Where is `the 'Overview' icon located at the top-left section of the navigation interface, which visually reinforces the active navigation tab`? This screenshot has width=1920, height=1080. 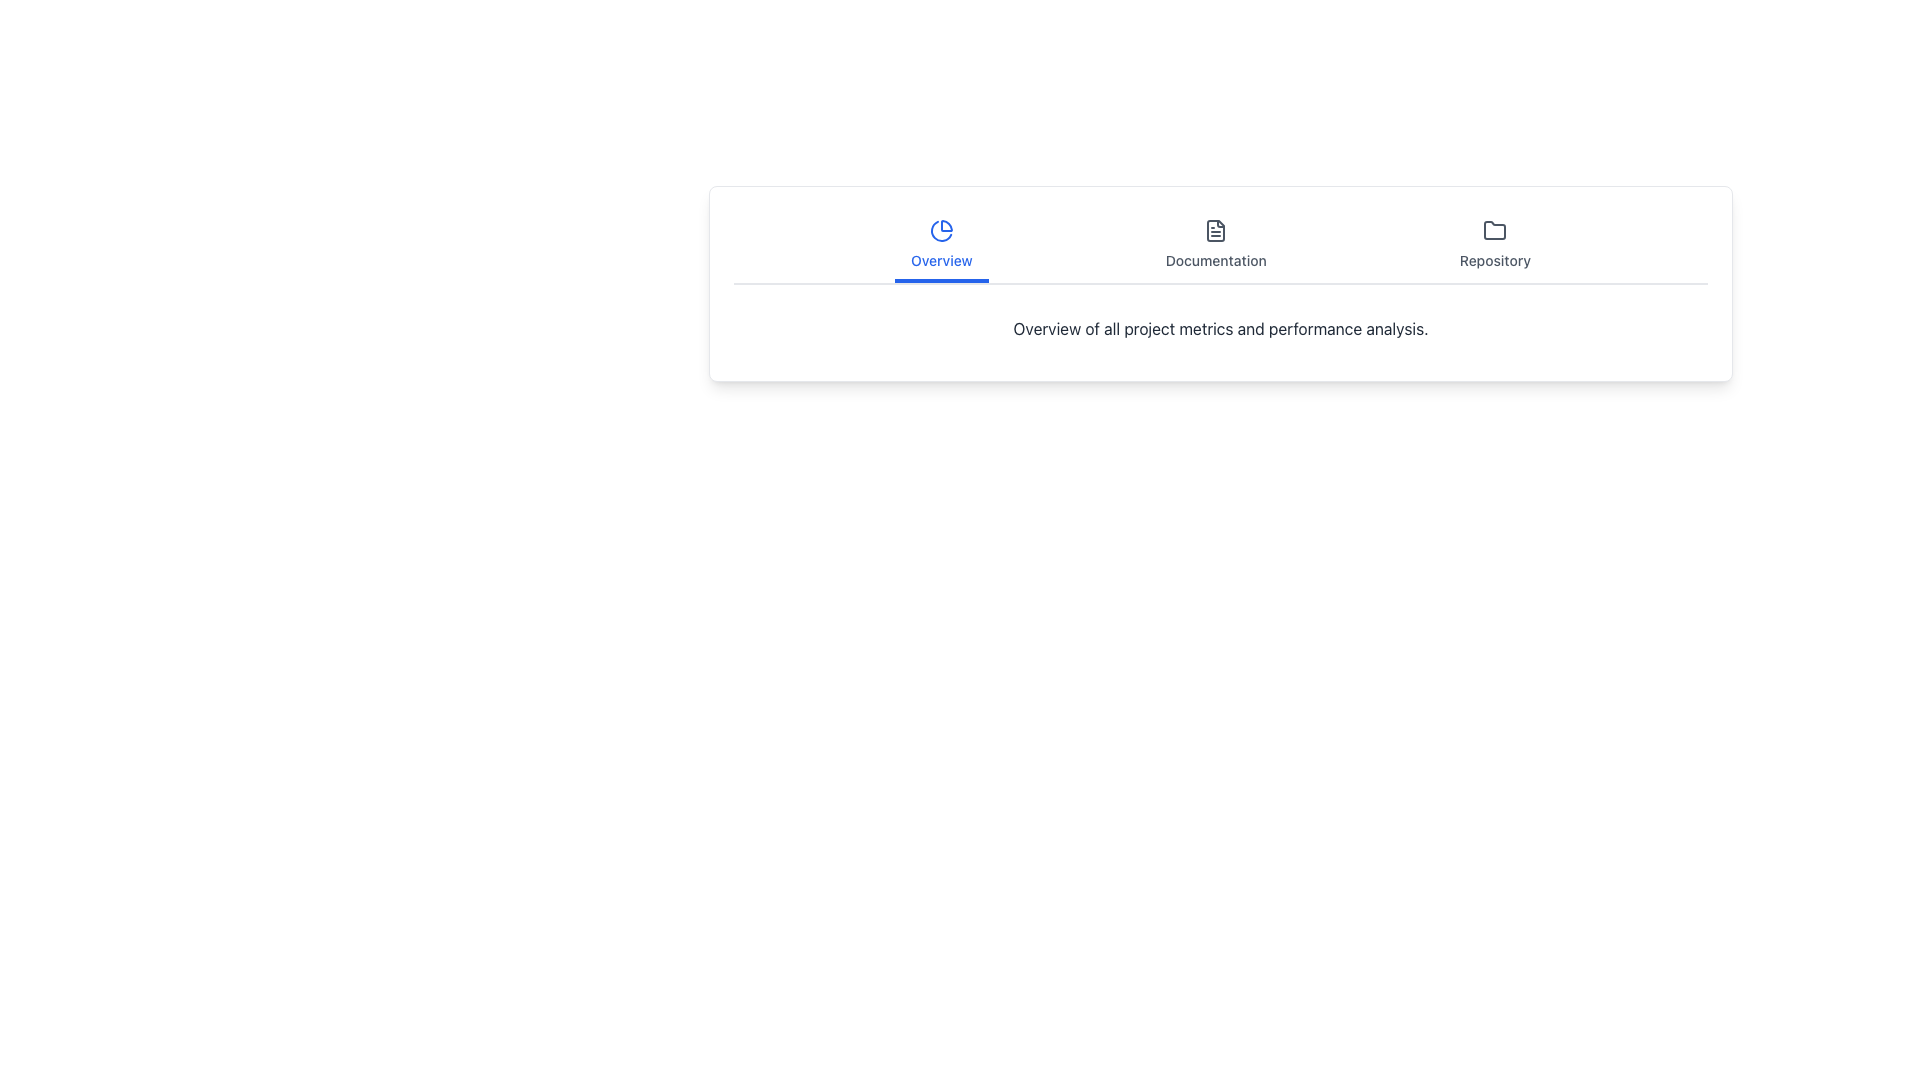
the 'Overview' icon located at the top-left section of the navigation interface, which visually reinforces the active navigation tab is located at coordinates (940, 230).